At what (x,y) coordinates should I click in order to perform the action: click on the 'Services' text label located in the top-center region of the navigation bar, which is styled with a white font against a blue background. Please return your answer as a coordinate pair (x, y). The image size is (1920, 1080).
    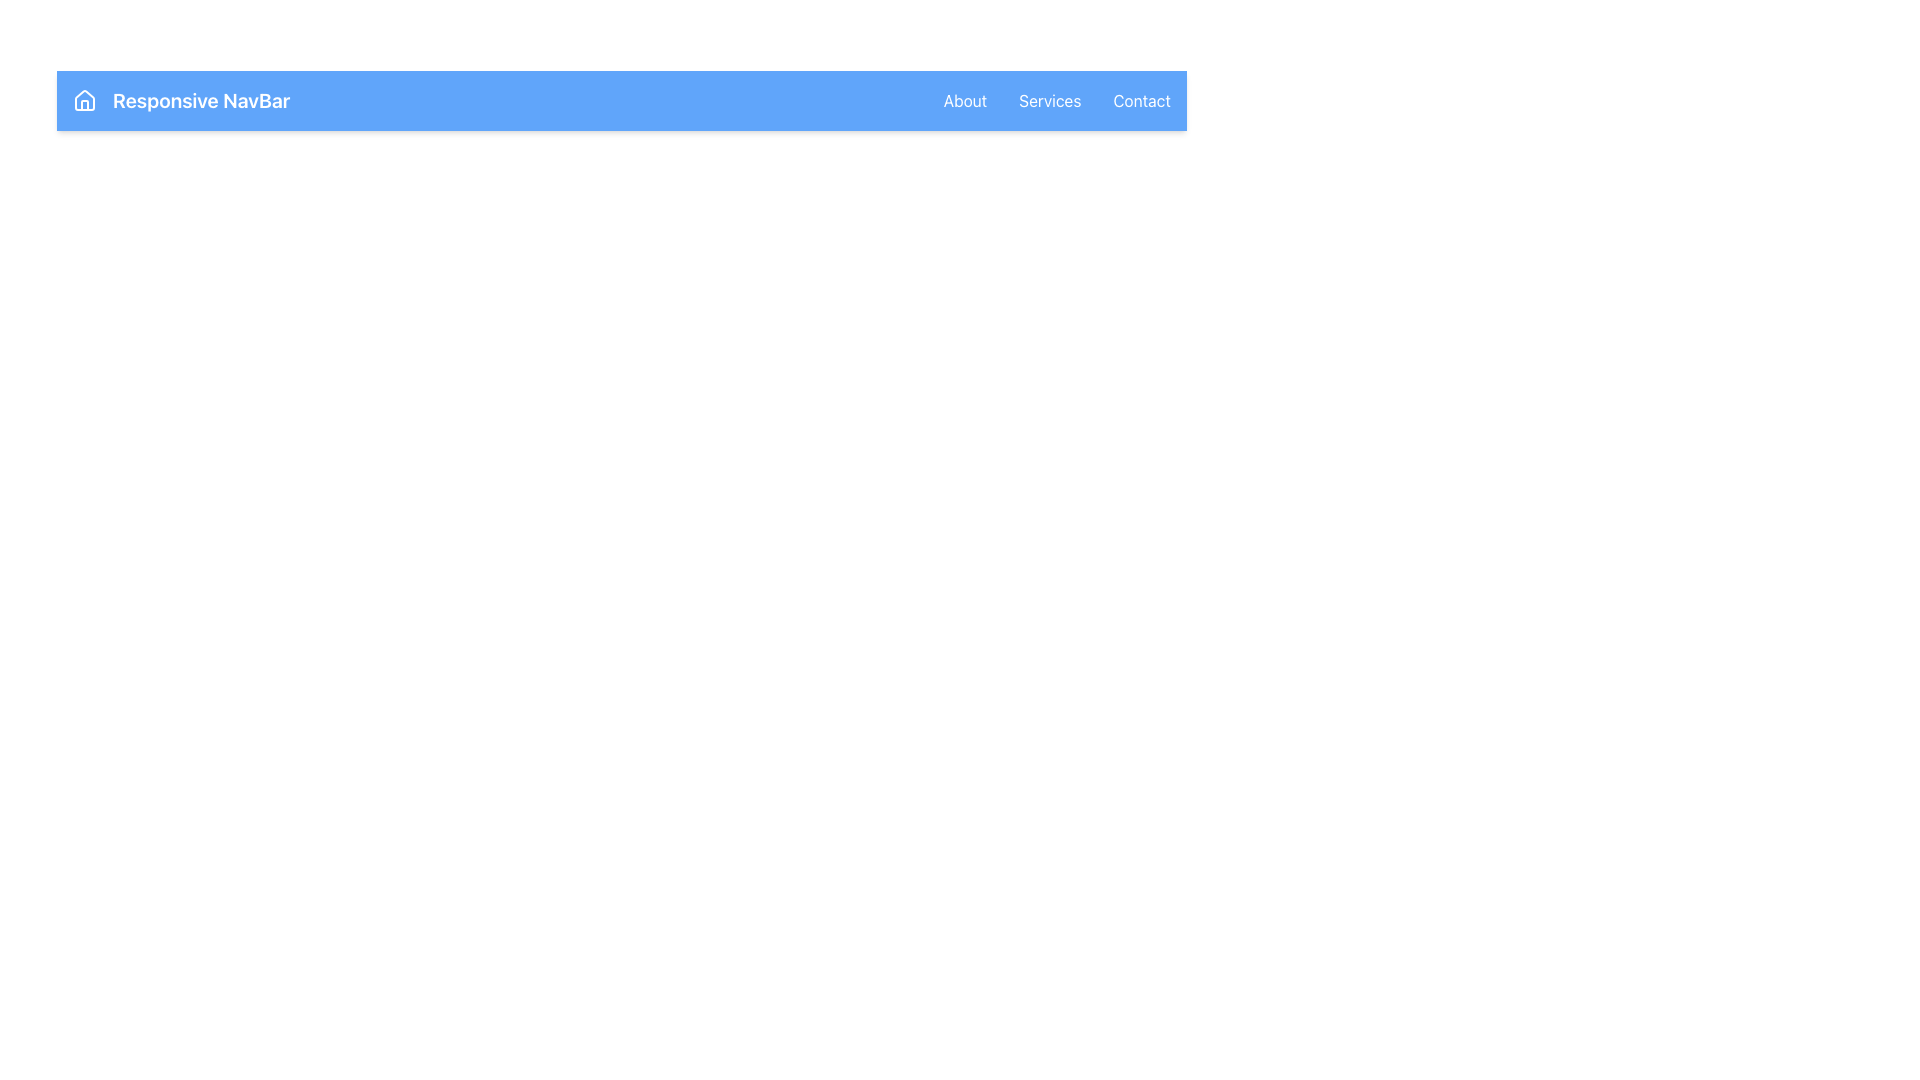
    Looking at the image, I should click on (1049, 100).